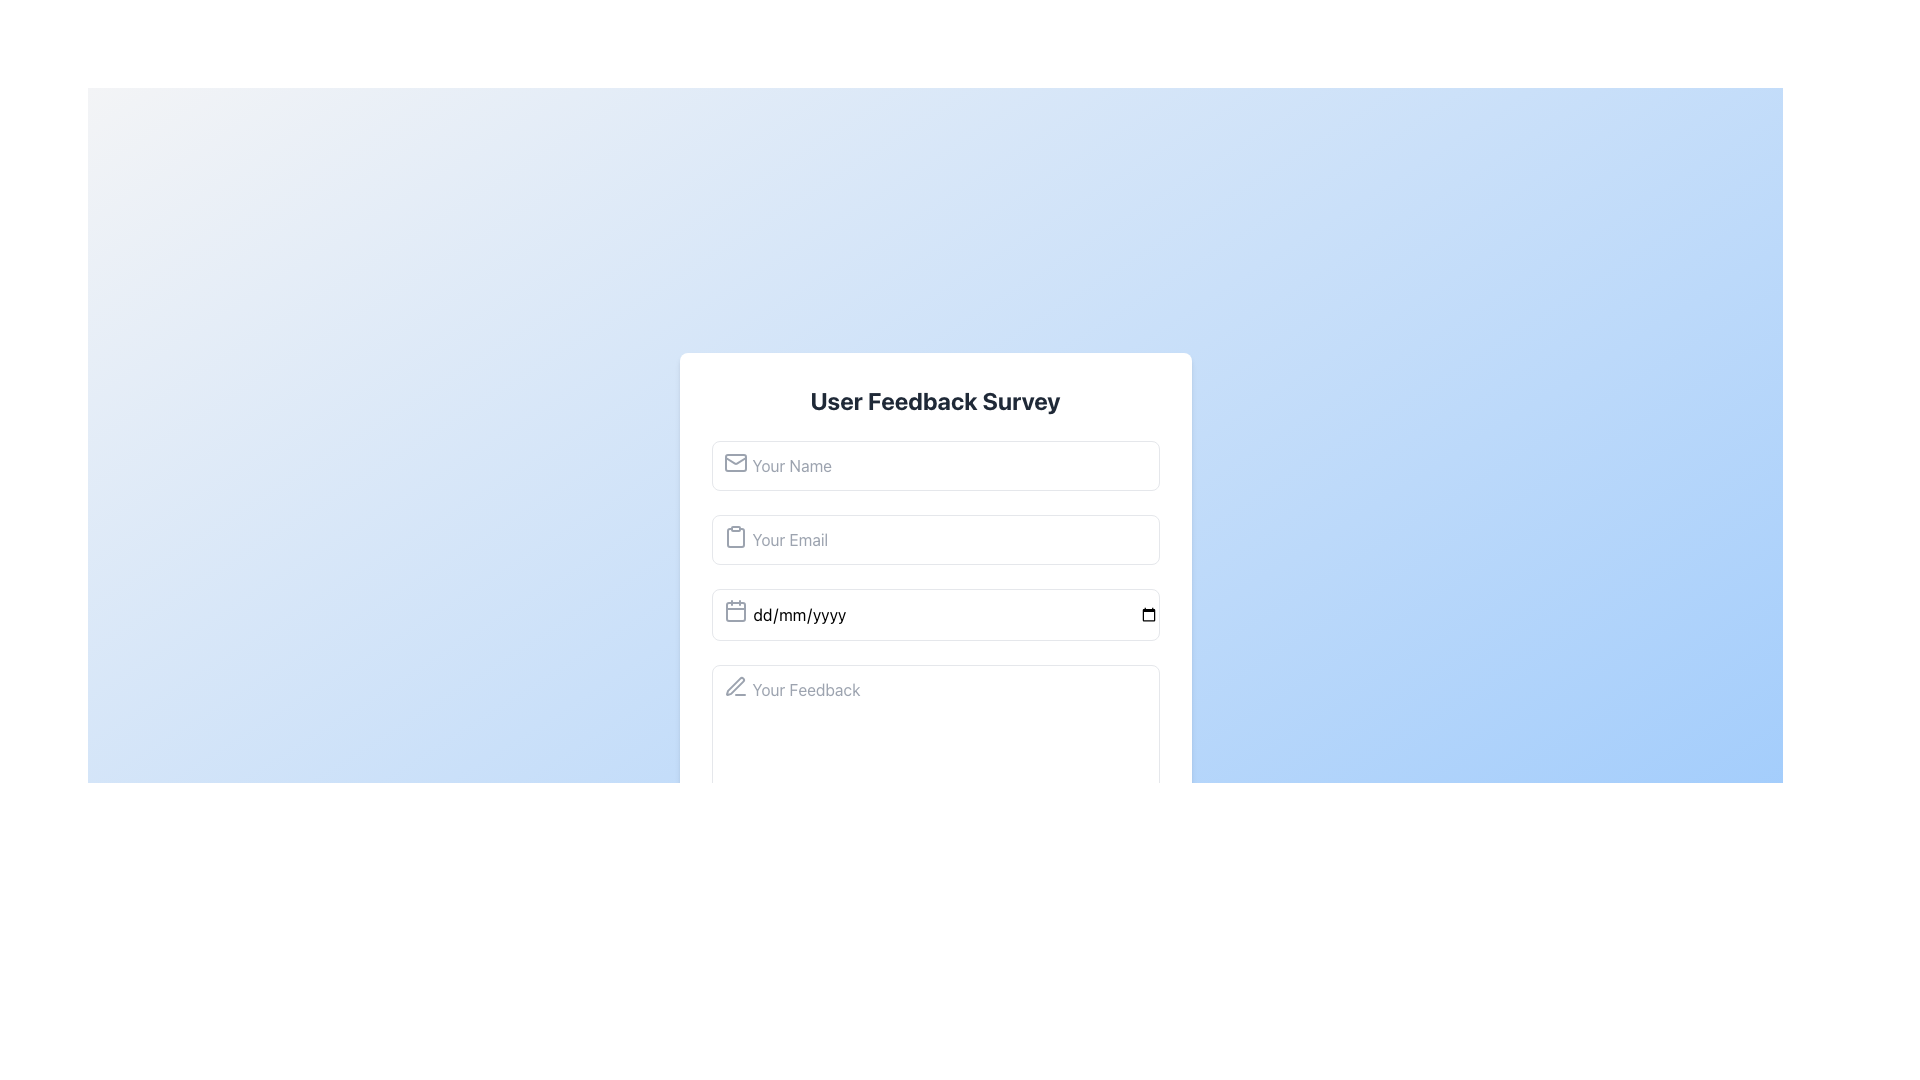 This screenshot has height=1080, width=1920. I want to click on the small pencil icon styled in a thin, outlined design located to the left of the 'Your Feedback' input field, so click(733, 685).